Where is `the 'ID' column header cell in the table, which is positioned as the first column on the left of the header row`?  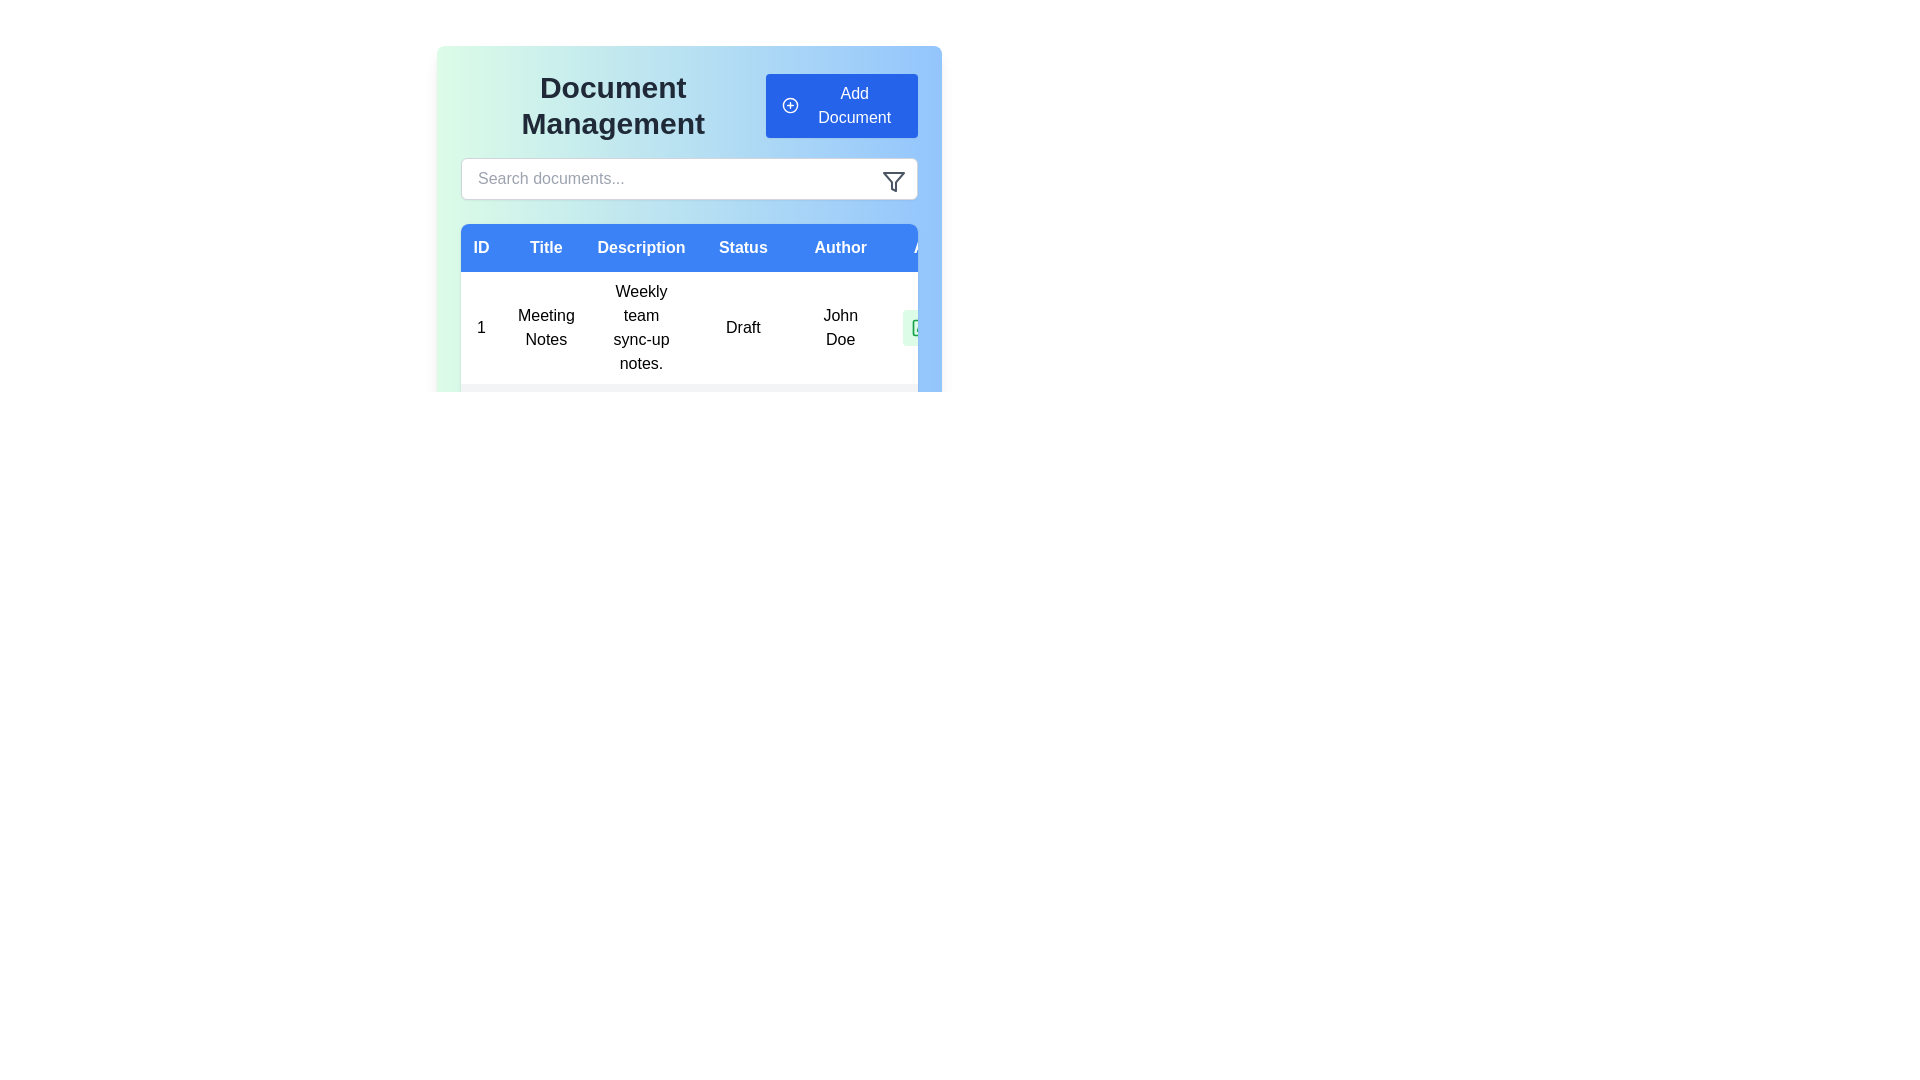 the 'ID' column header cell in the table, which is positioned as the first column on the left of the header row is located at coordinates (481, 246).